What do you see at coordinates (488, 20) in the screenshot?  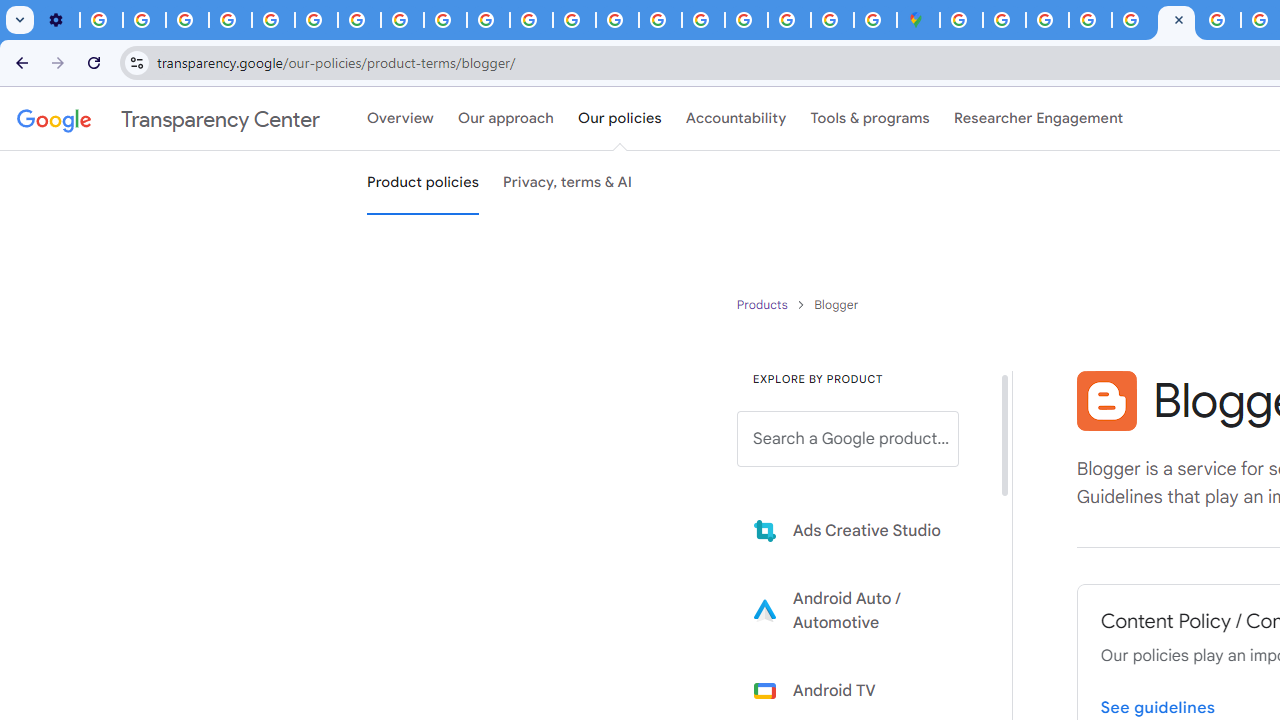 I see `'Privacy Checkup'` at bounding box center [488, 20].